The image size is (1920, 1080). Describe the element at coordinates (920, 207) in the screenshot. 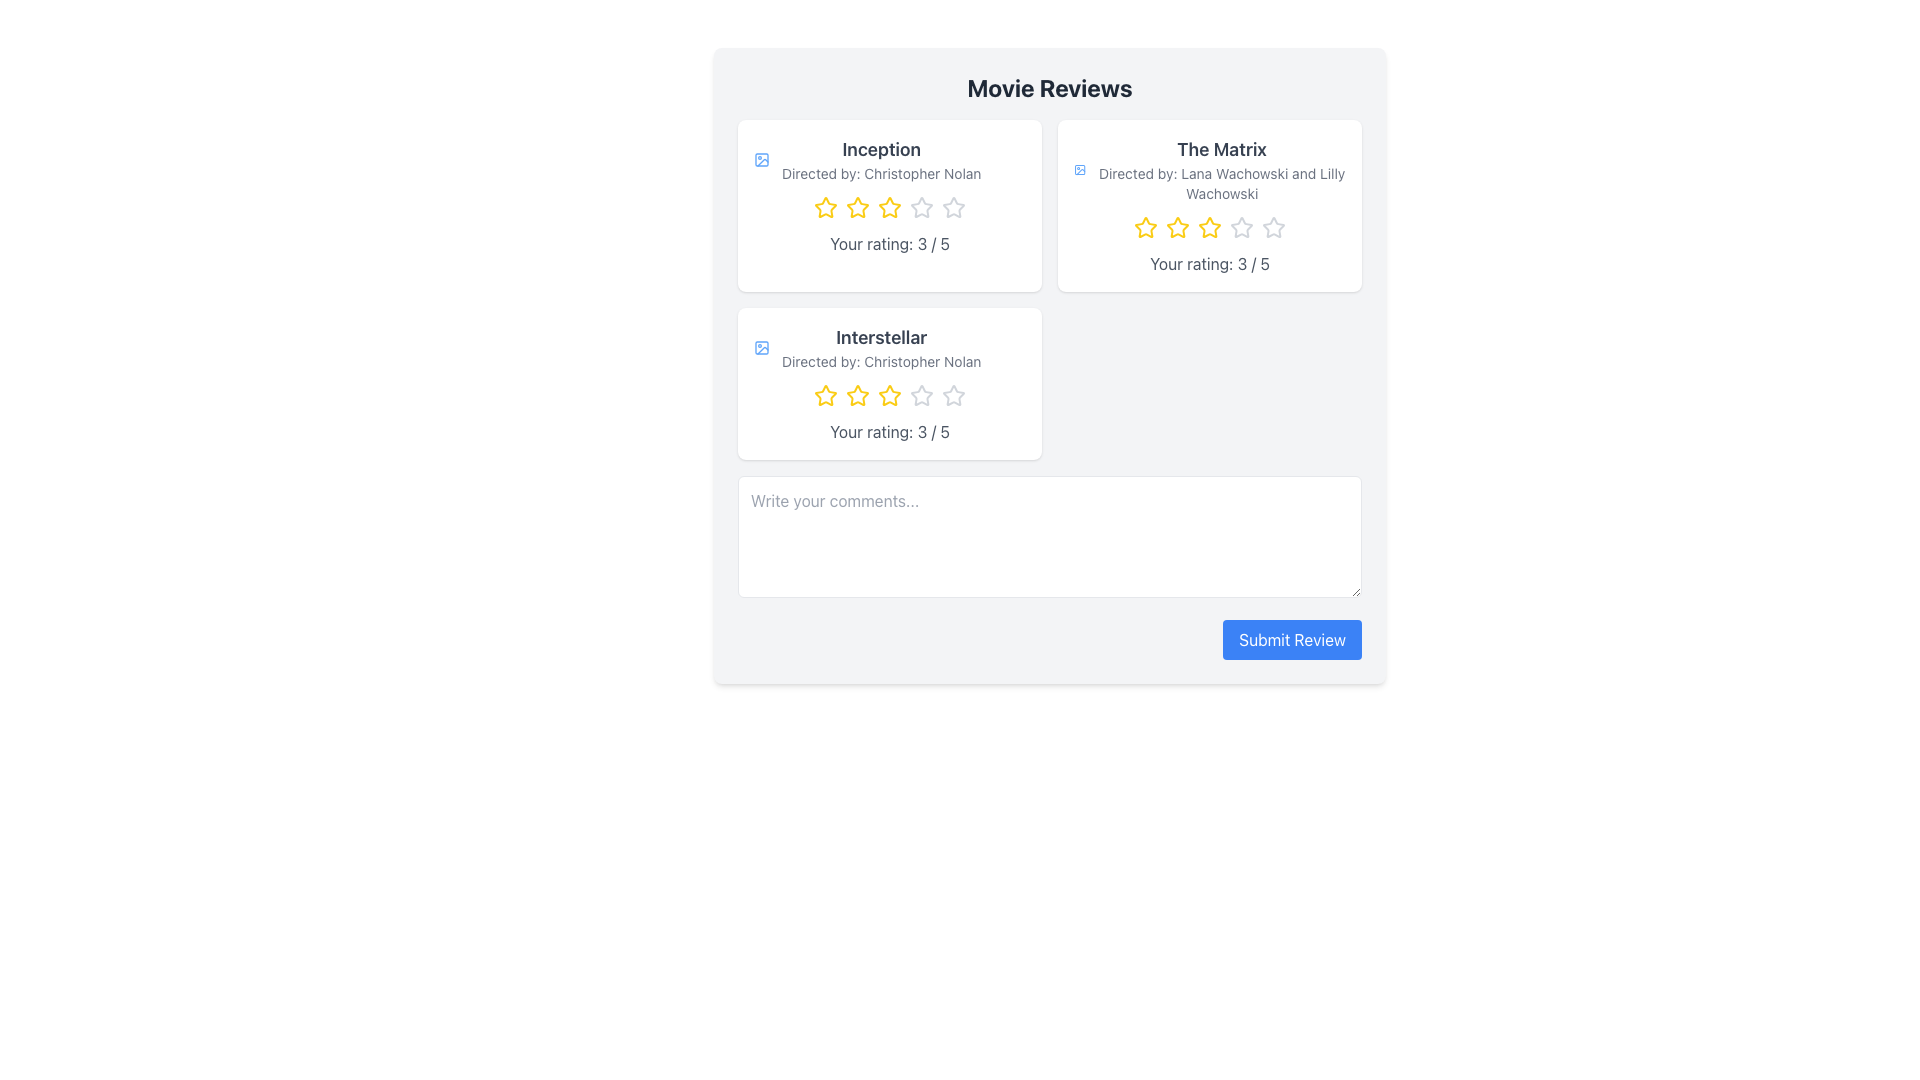

I see `the third star in the star rating system under the 'Inception' review card to rate it` at that location.